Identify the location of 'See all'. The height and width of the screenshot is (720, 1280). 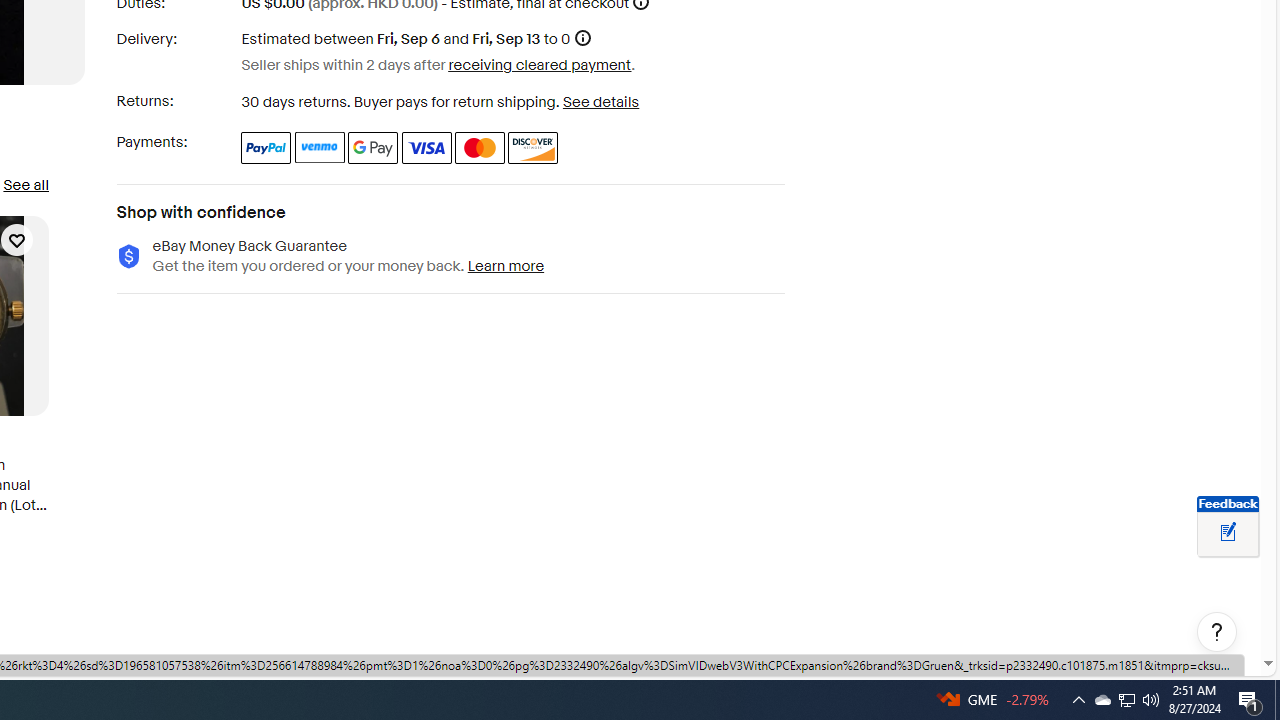
(25, 185).